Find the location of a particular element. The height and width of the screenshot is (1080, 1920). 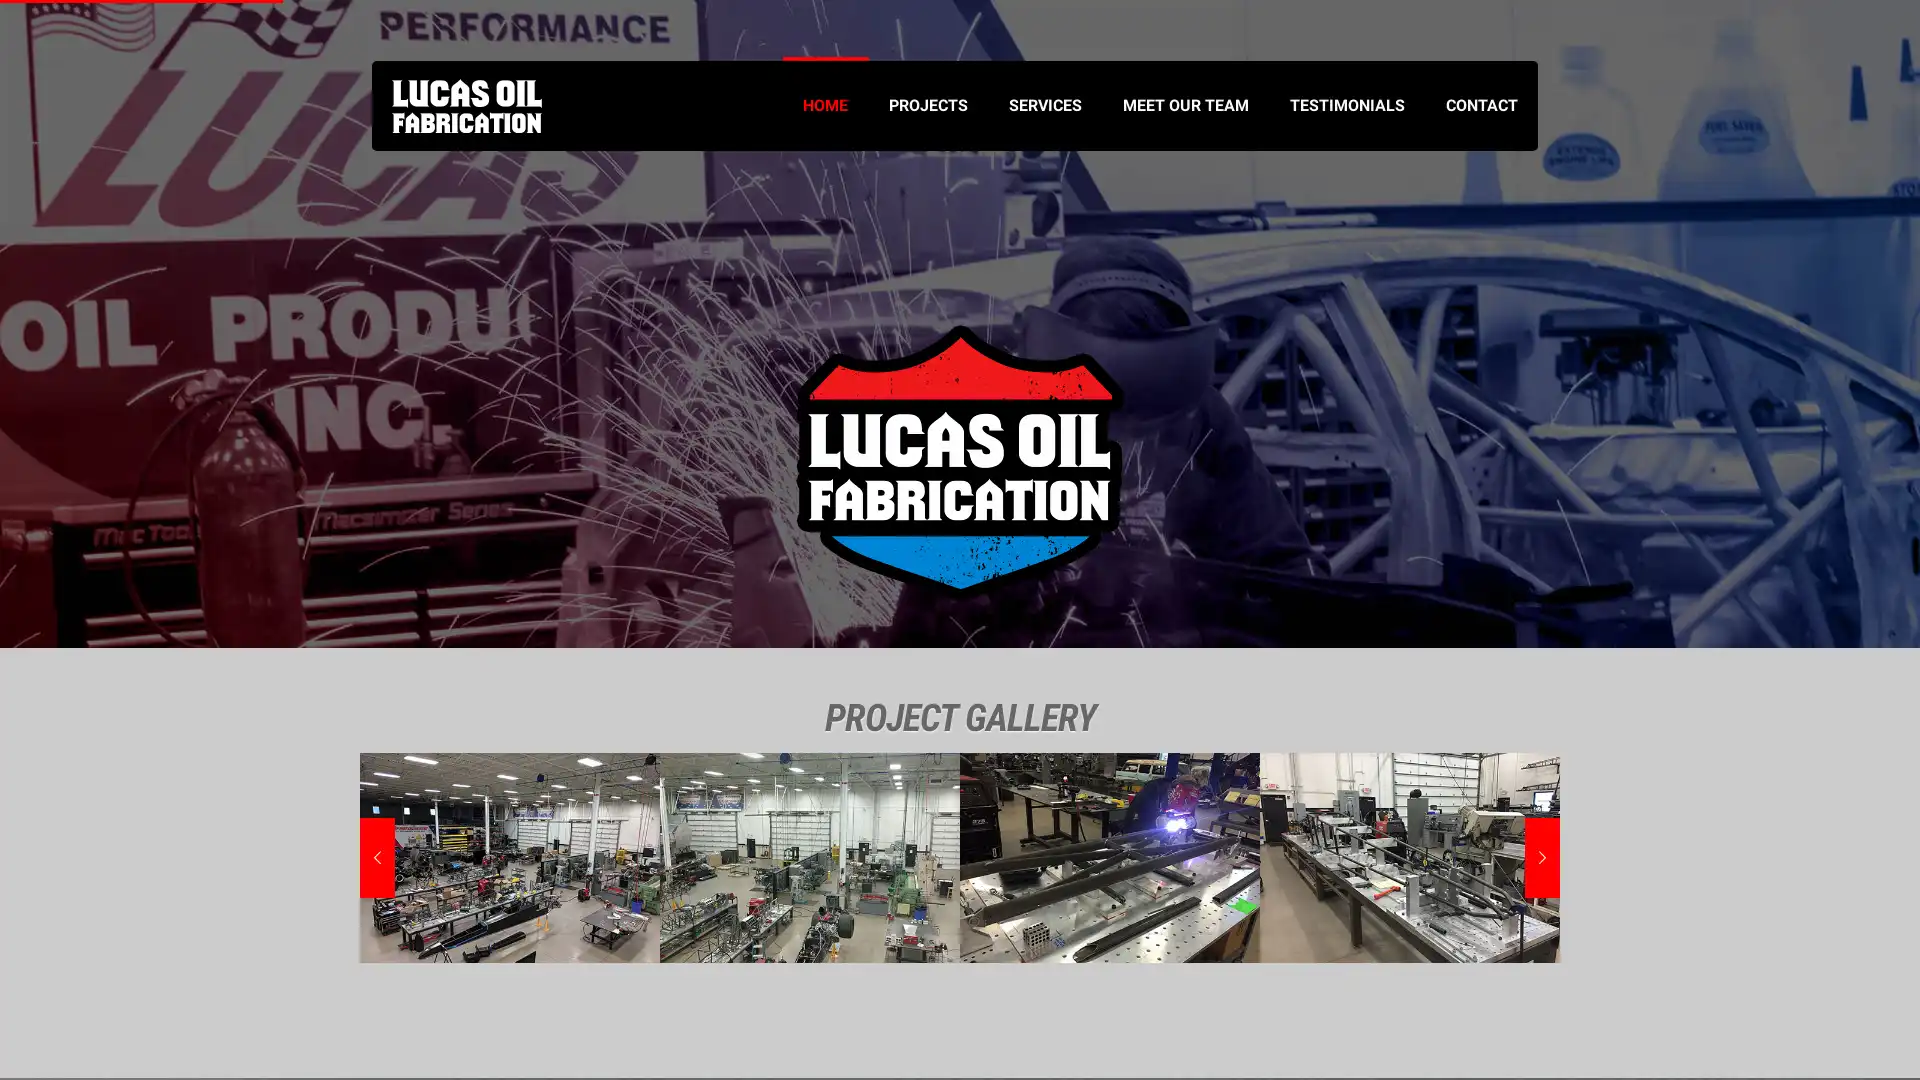

Reject All is located at coordinates (260, 996).